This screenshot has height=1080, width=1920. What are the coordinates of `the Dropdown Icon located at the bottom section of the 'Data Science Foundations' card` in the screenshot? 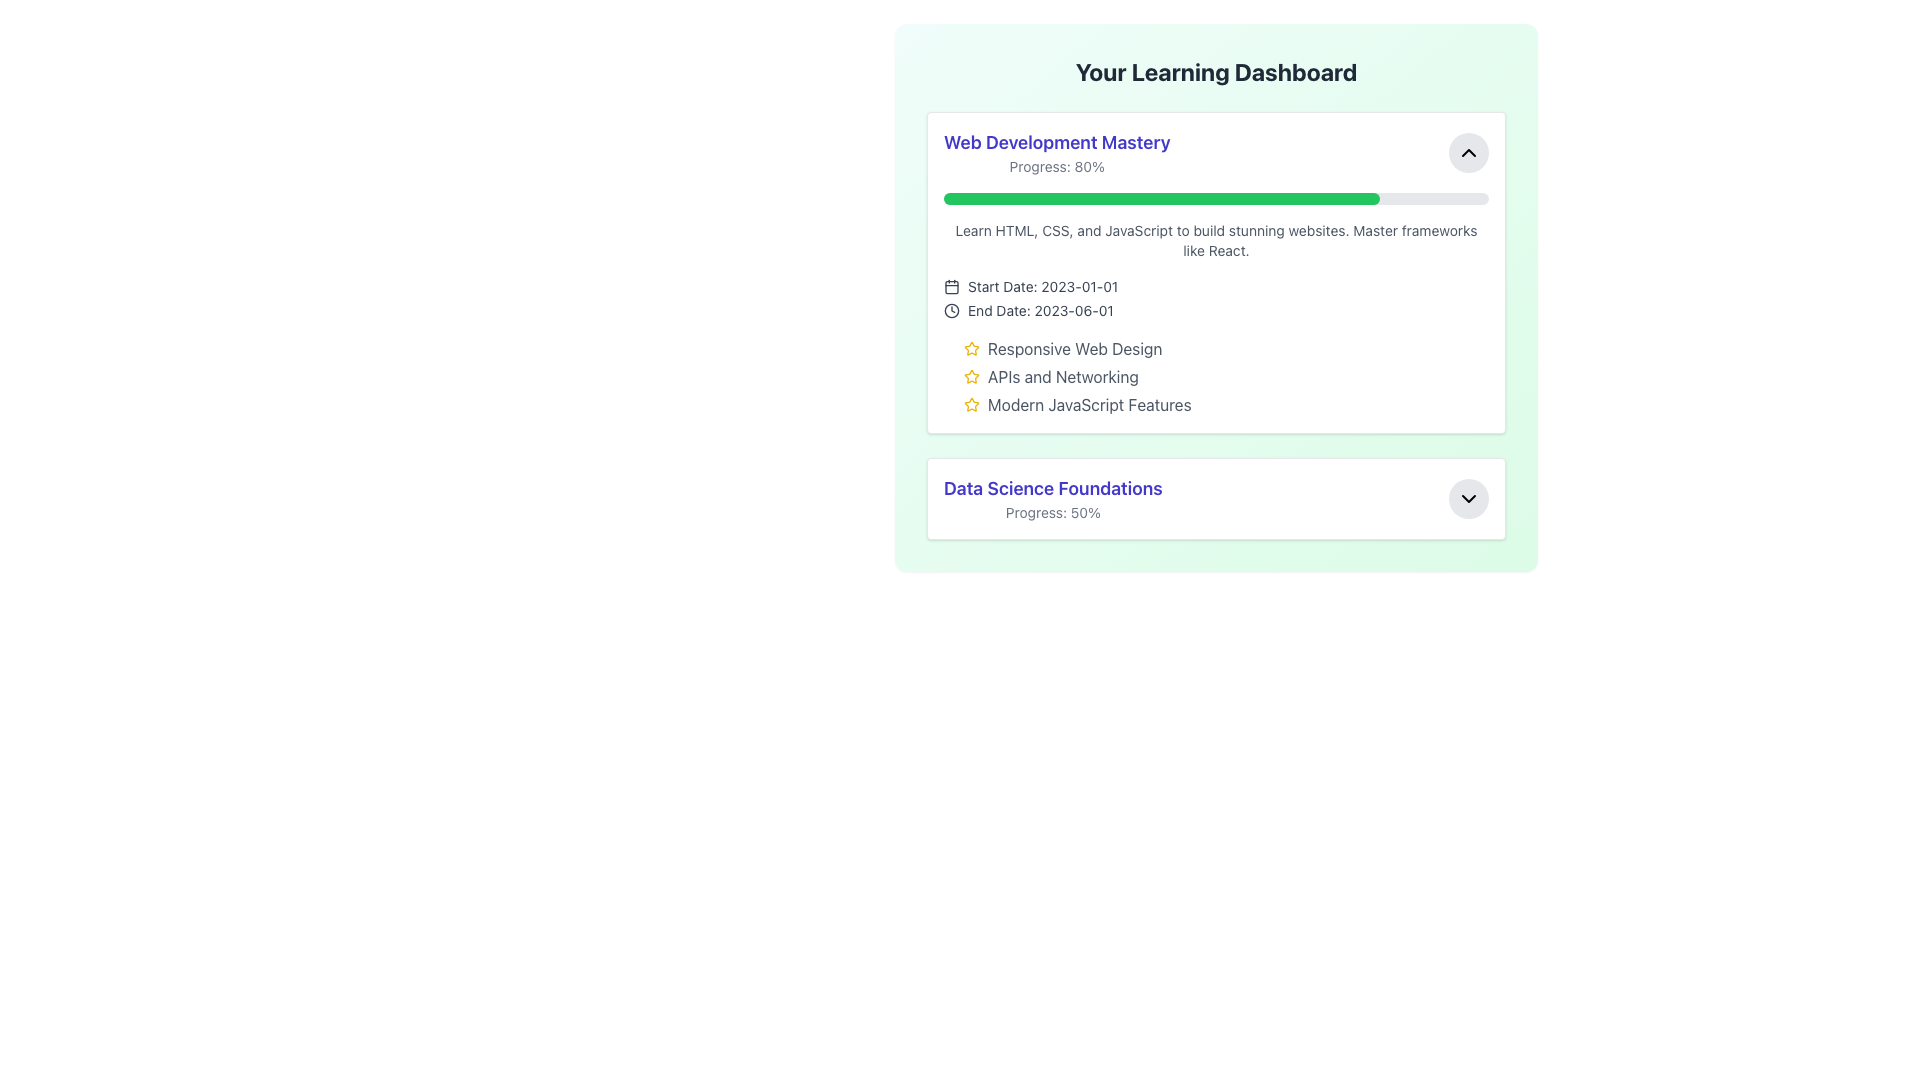 It's located at (1468, 497).